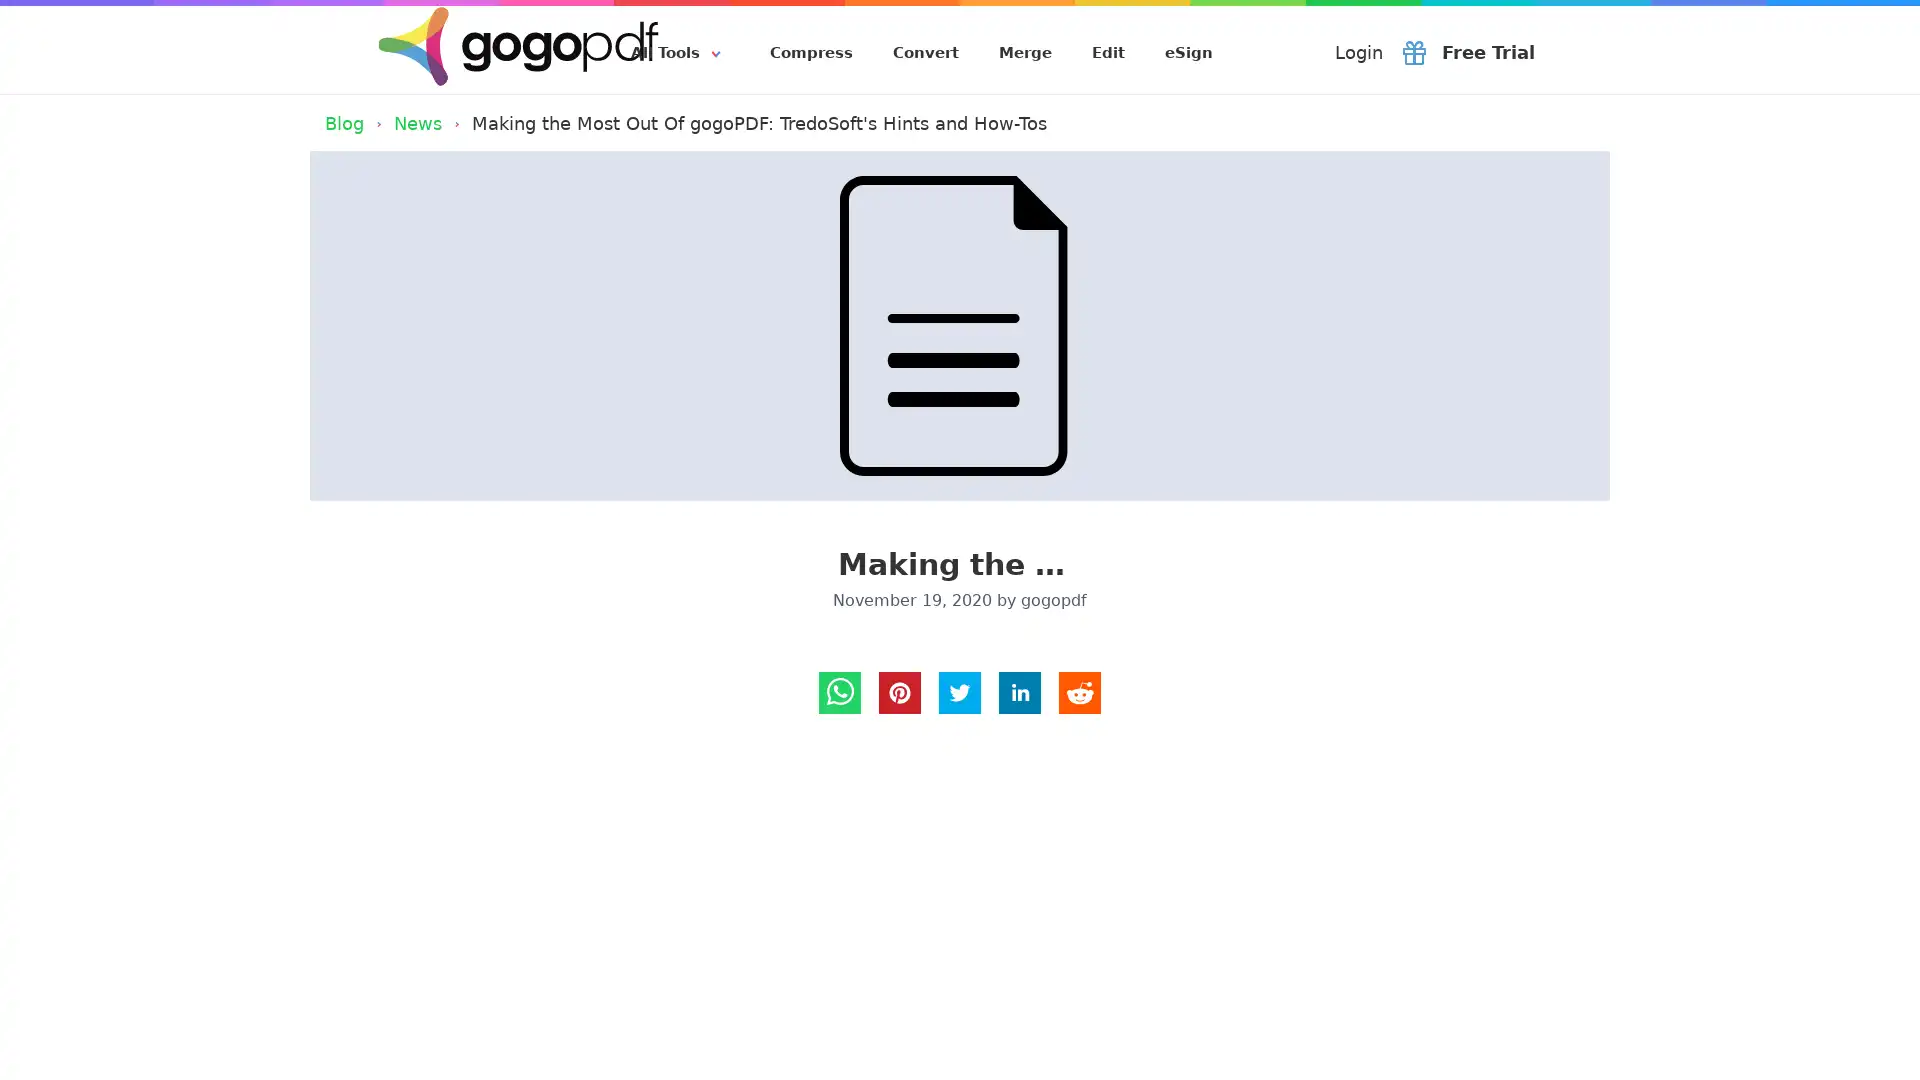 The width and height of the screenshot is (1920, 1080). I want to click on whatsapp, so click(840, 692).